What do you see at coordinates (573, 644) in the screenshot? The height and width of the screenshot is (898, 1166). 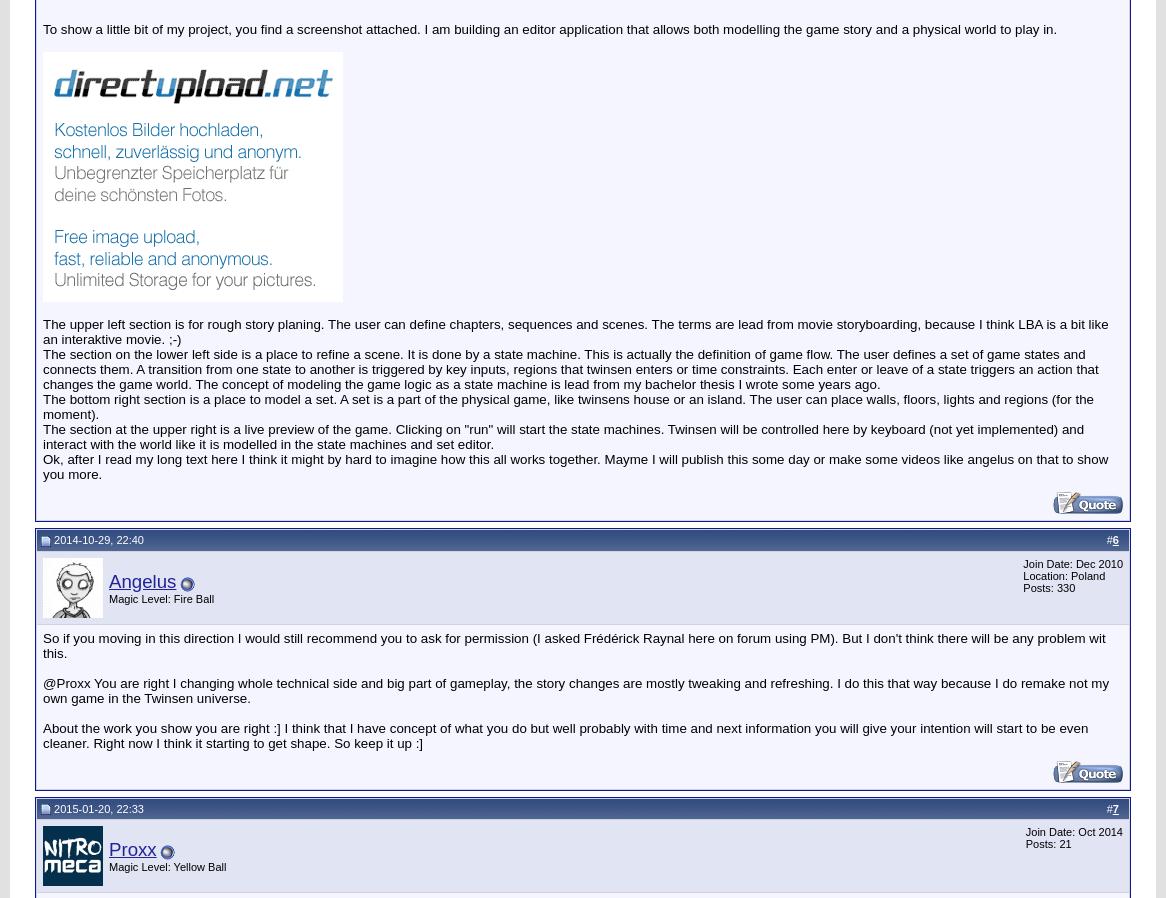 I see `'So if you moving in this direction I would still recommend you to ask for permission (I asked Frédérick Raynal here on forum using PM). But I don't think there will be any problem wit this.'` at bounding box center [573, 644].